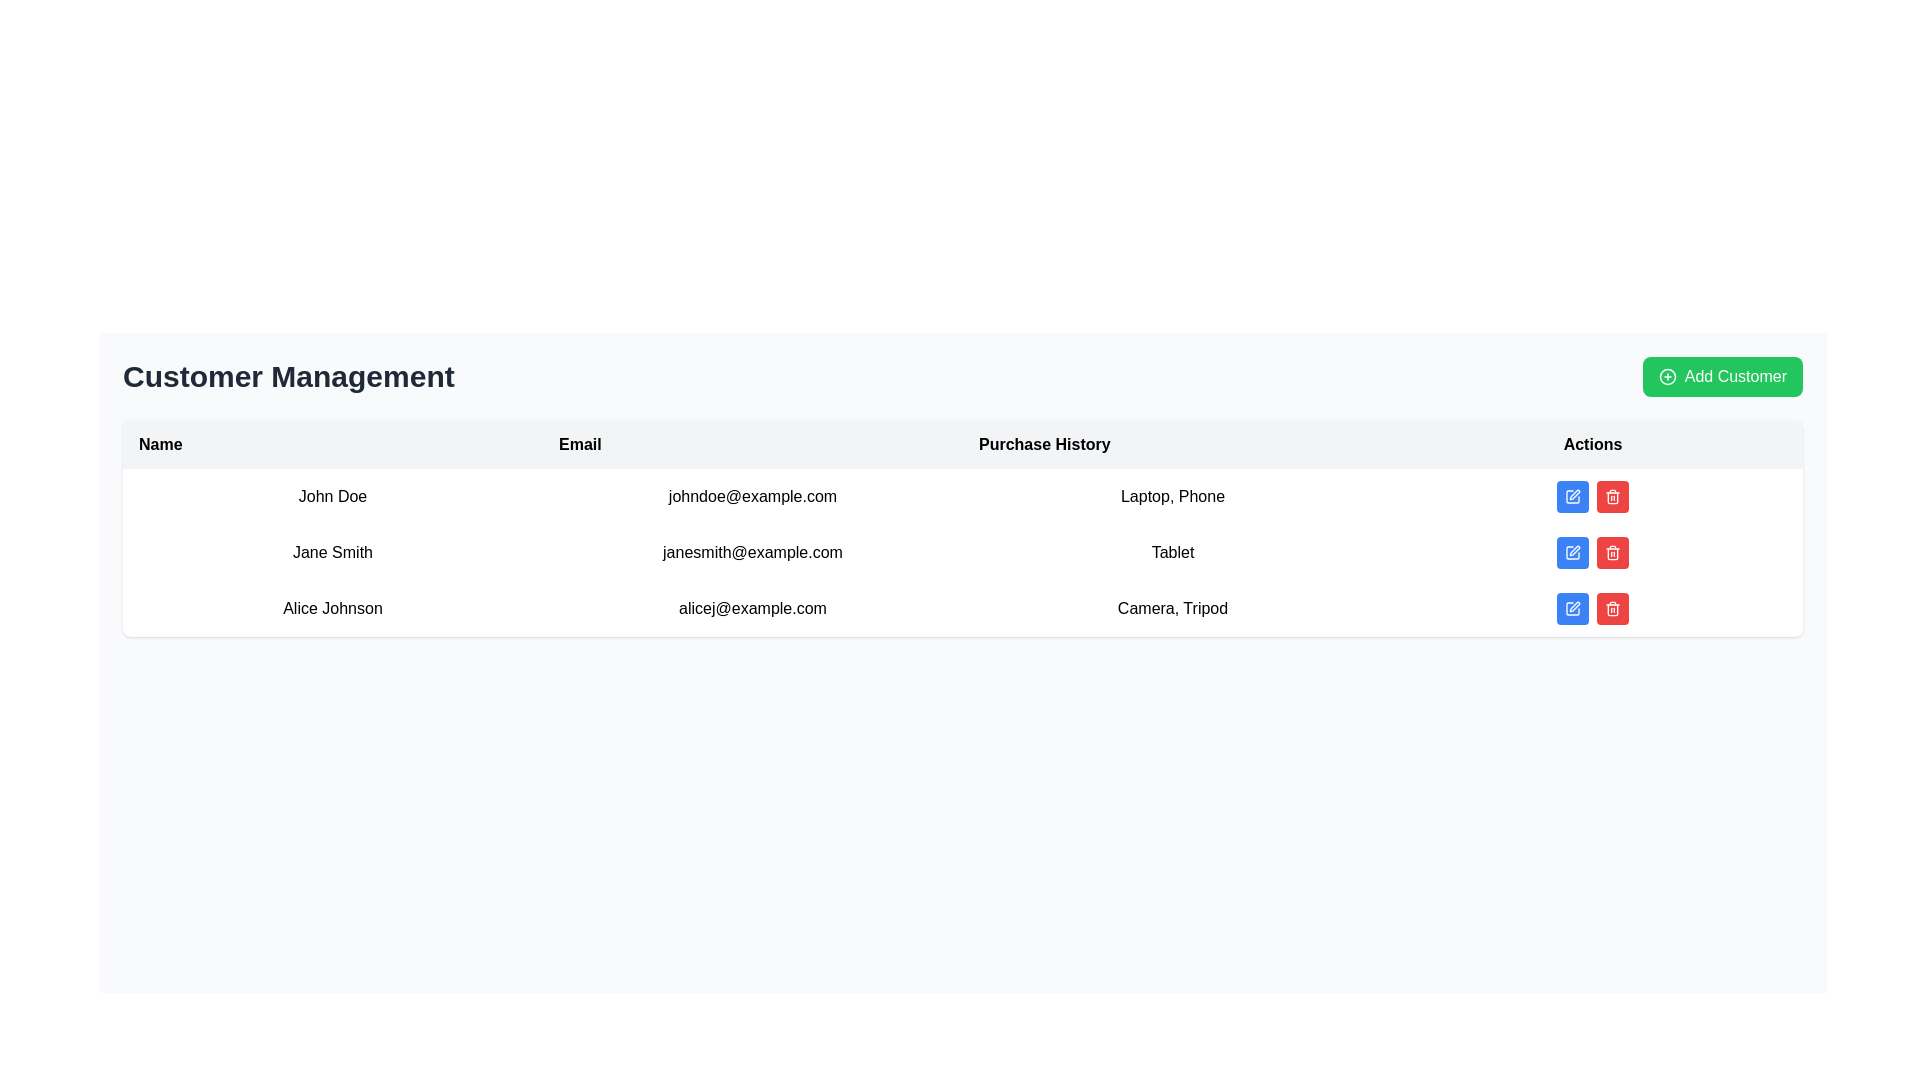 This screenshot has height=1080, width=1920. Describe the element at coordinates (1721, 377) in the screenshot. I see `the green rectangular button with rounded corners labeled 'Add Customer'` at that location.